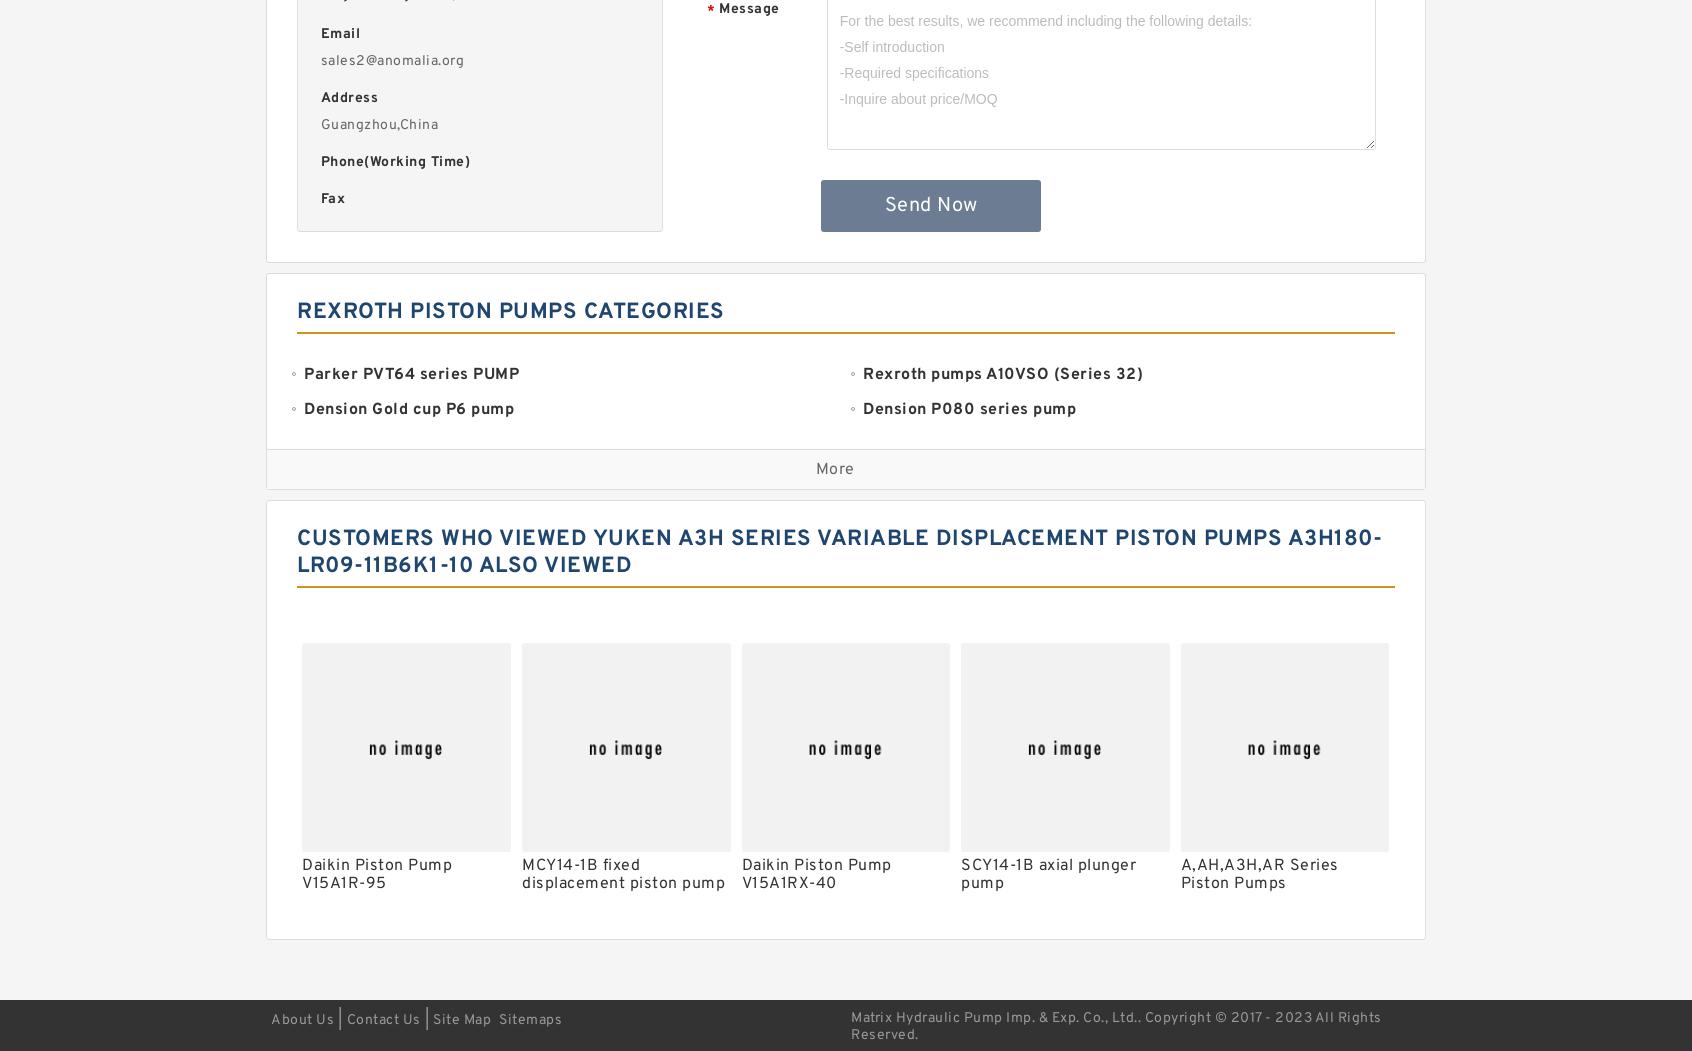 The image size is (1692, 1051). What do you see at coordinates (338, 34) in the screenshot?
I see `'Email'` at bounding box center [338, 34].